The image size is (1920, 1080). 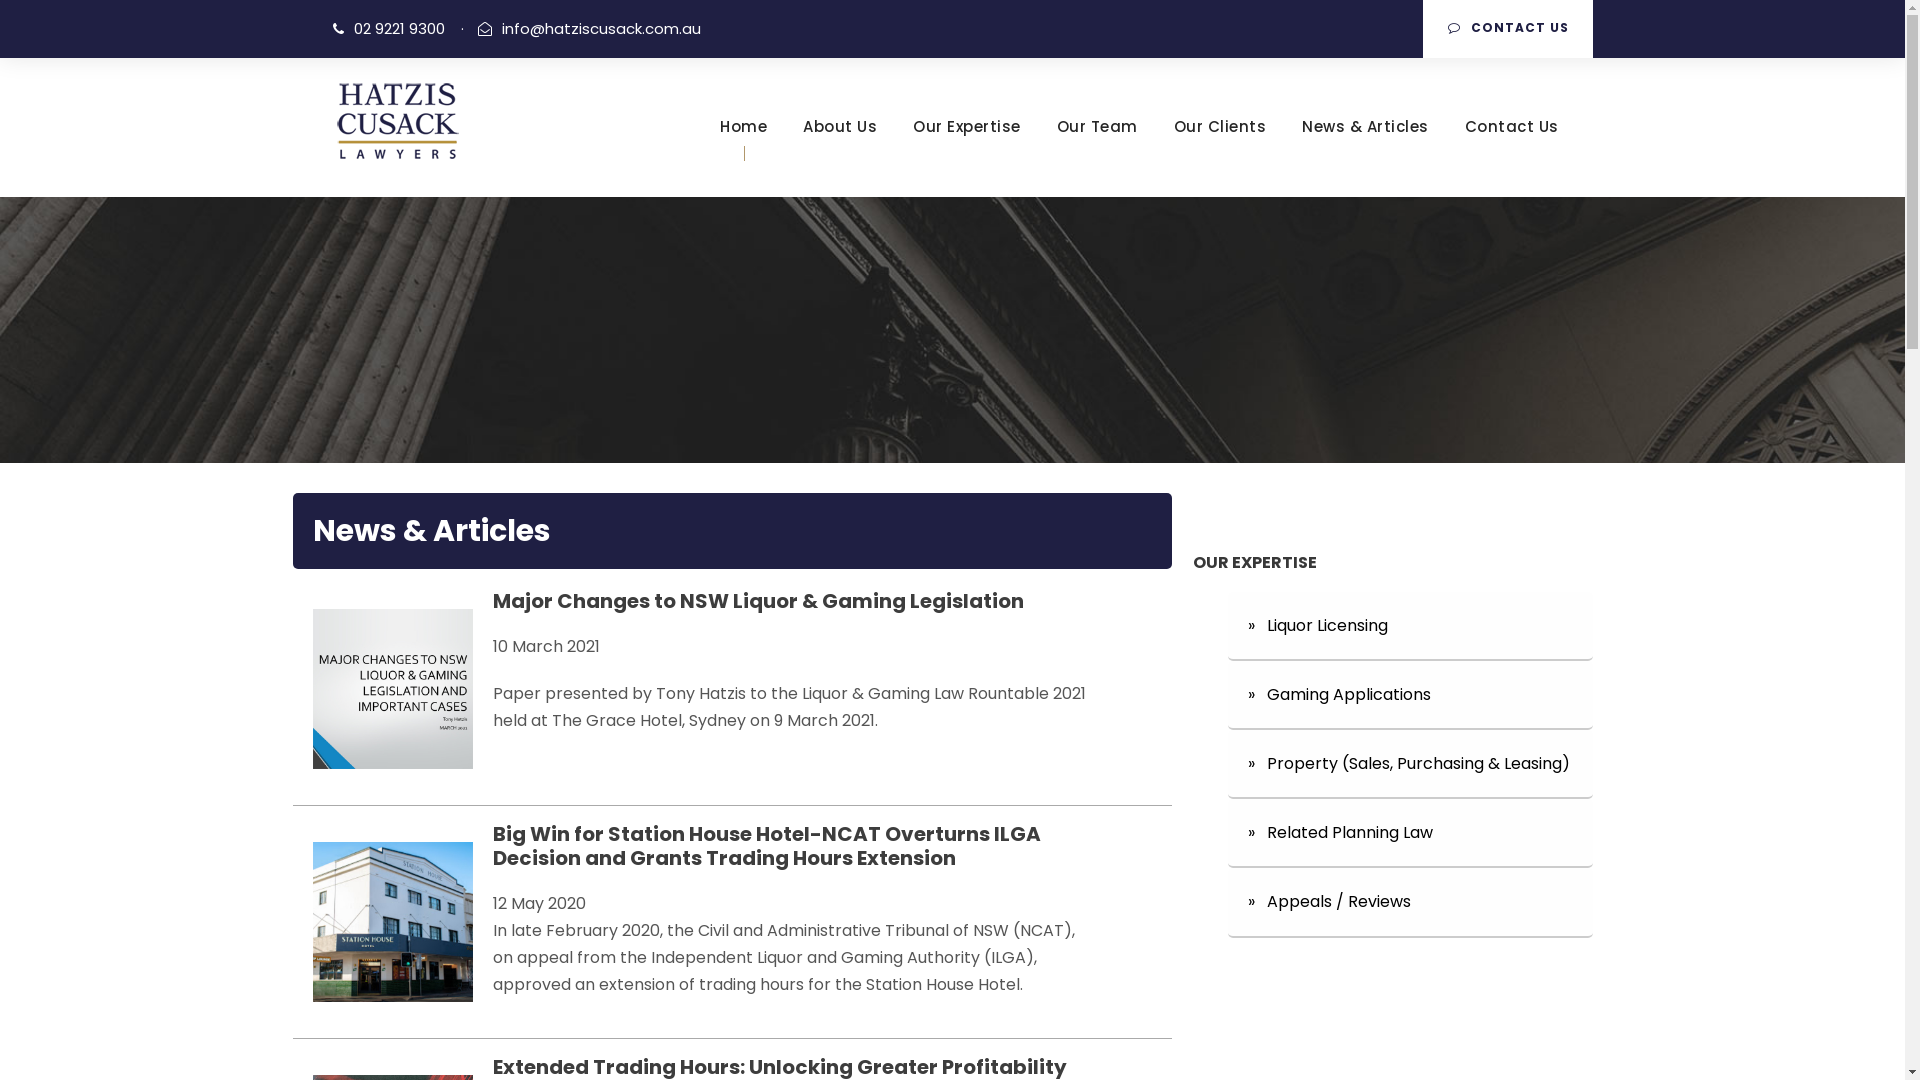 What do you see at coordinates (802, 154) in the screenshot?
I see `'About Us'` at bounding box center [802, 154].